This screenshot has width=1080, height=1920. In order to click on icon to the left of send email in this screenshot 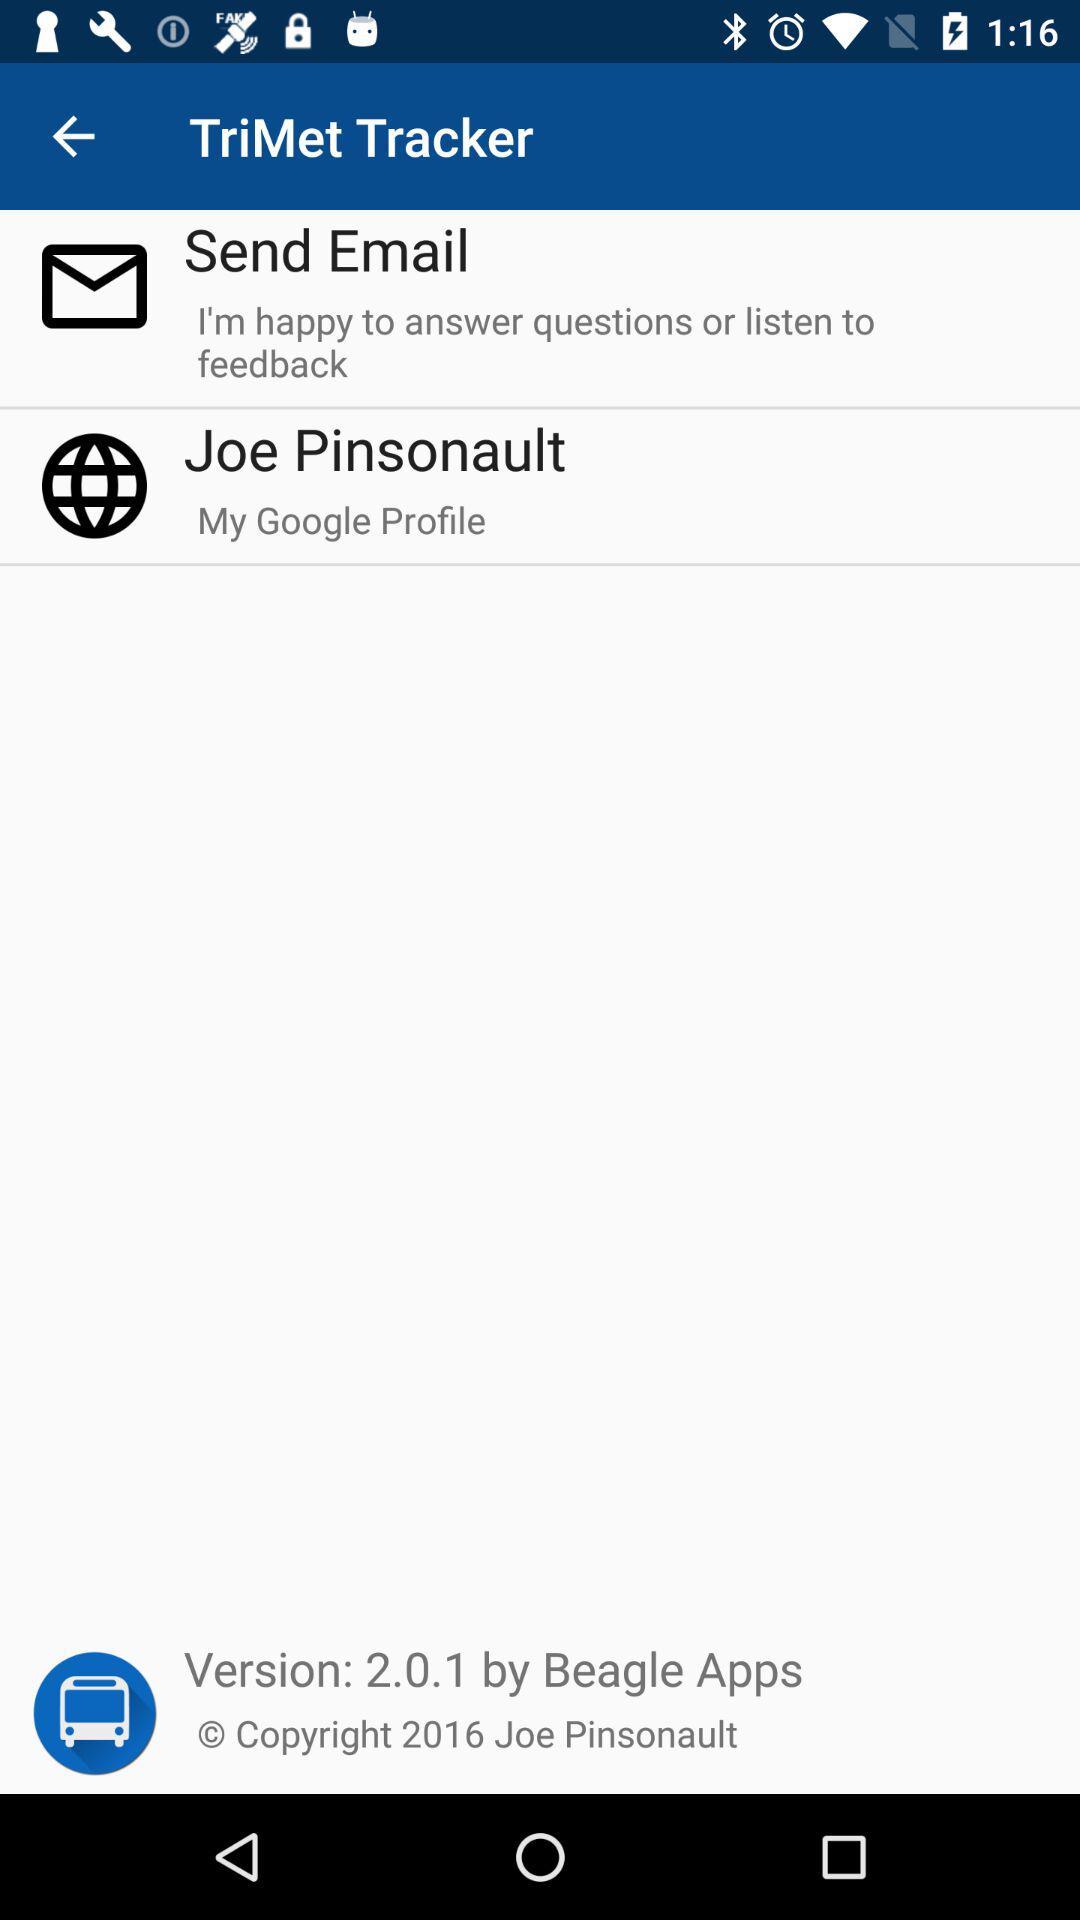, I will do `click(72, 135)`.